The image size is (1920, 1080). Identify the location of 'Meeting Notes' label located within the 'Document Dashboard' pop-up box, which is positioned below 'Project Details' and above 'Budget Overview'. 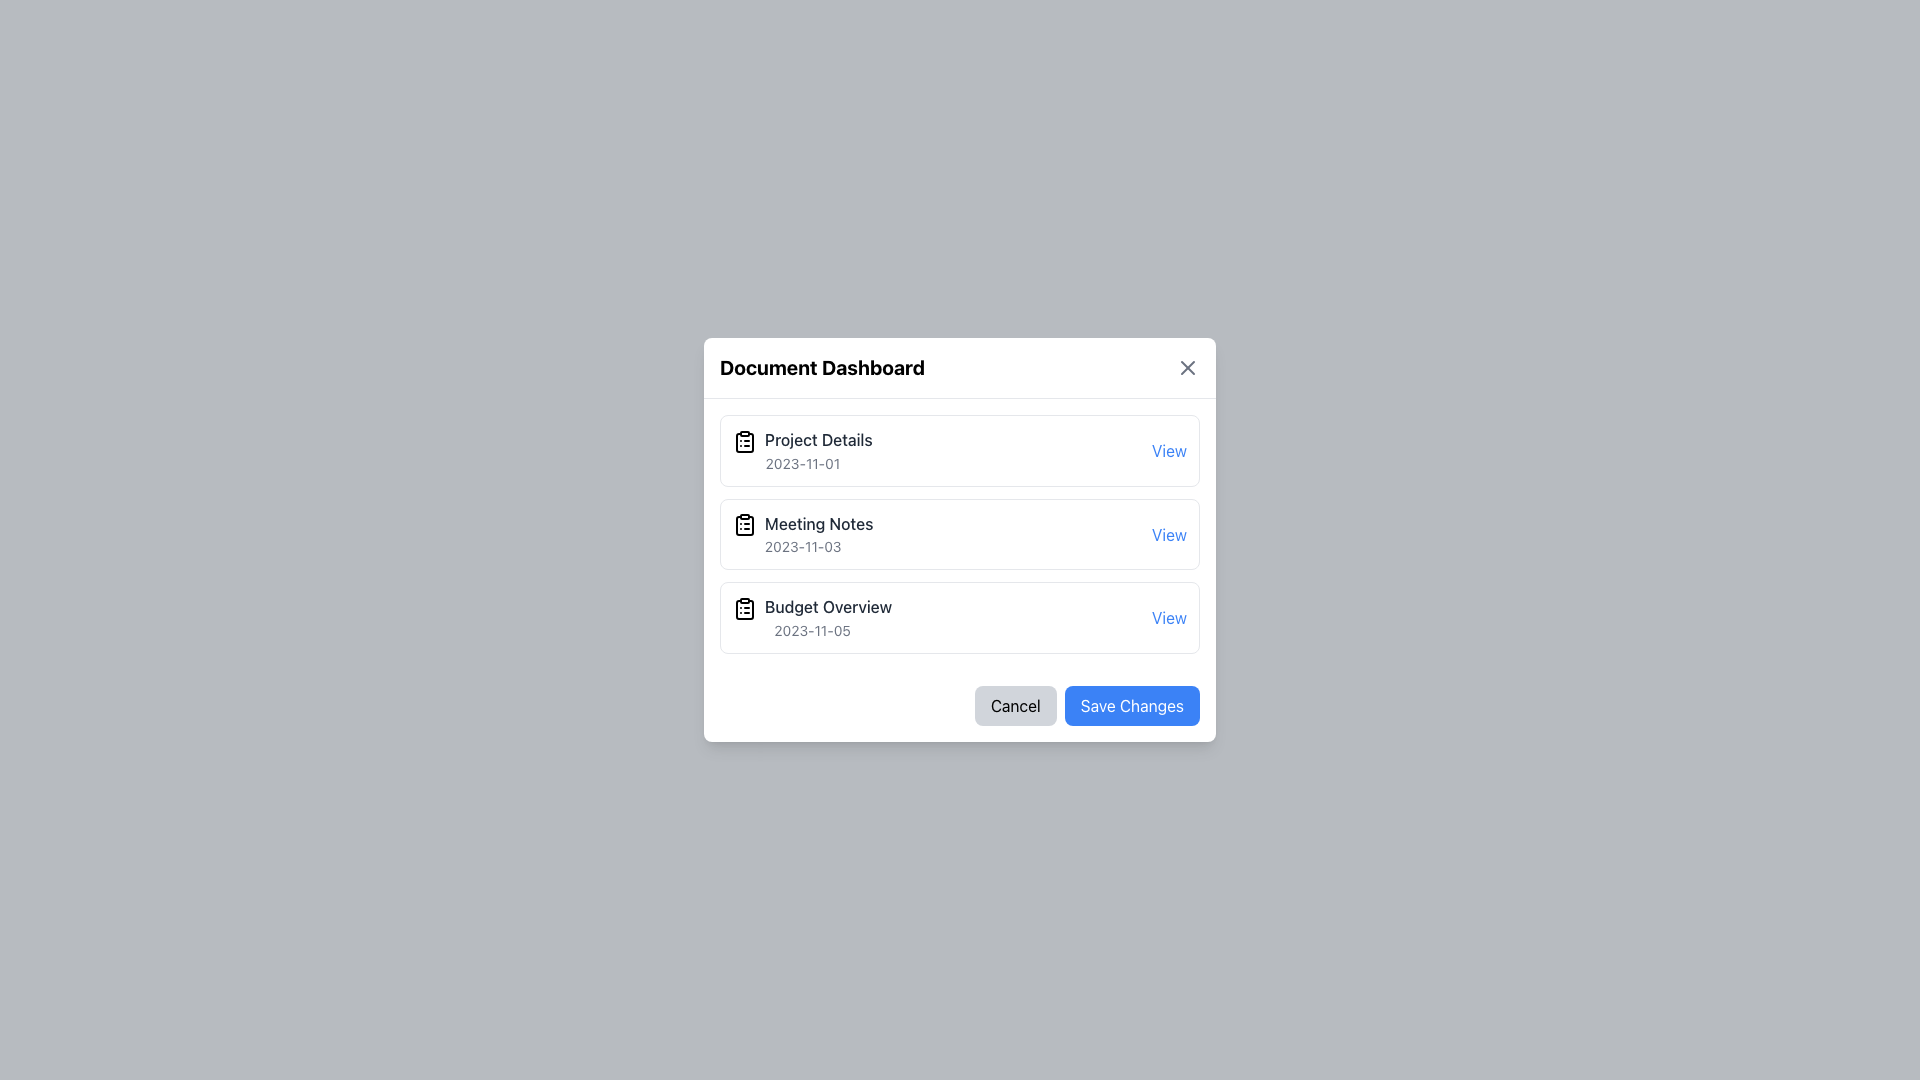
(819, 522).